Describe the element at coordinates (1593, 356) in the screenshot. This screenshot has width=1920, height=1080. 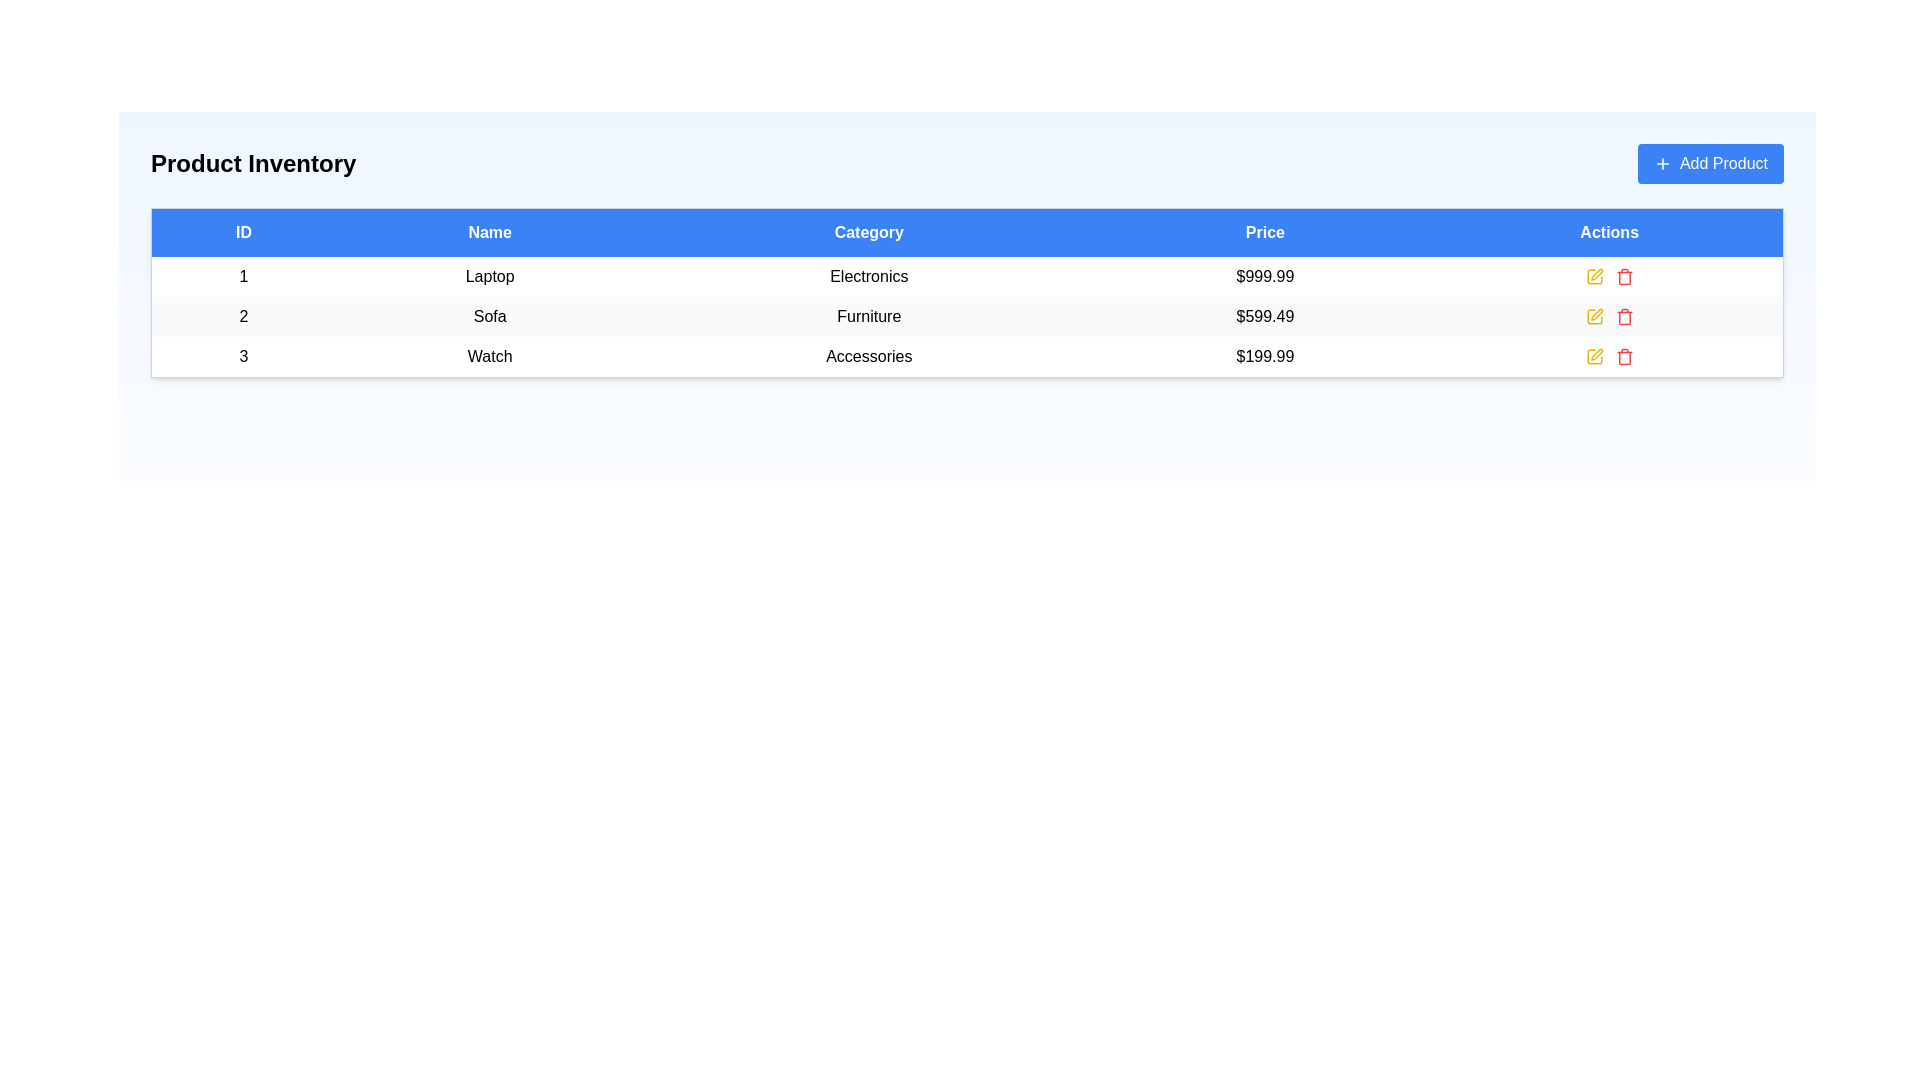
I see `the action-related icon in the last row of the table for the item 'Watch' in the 'Actions' column, which is part of a group of icons for editing functionalities` at that location.